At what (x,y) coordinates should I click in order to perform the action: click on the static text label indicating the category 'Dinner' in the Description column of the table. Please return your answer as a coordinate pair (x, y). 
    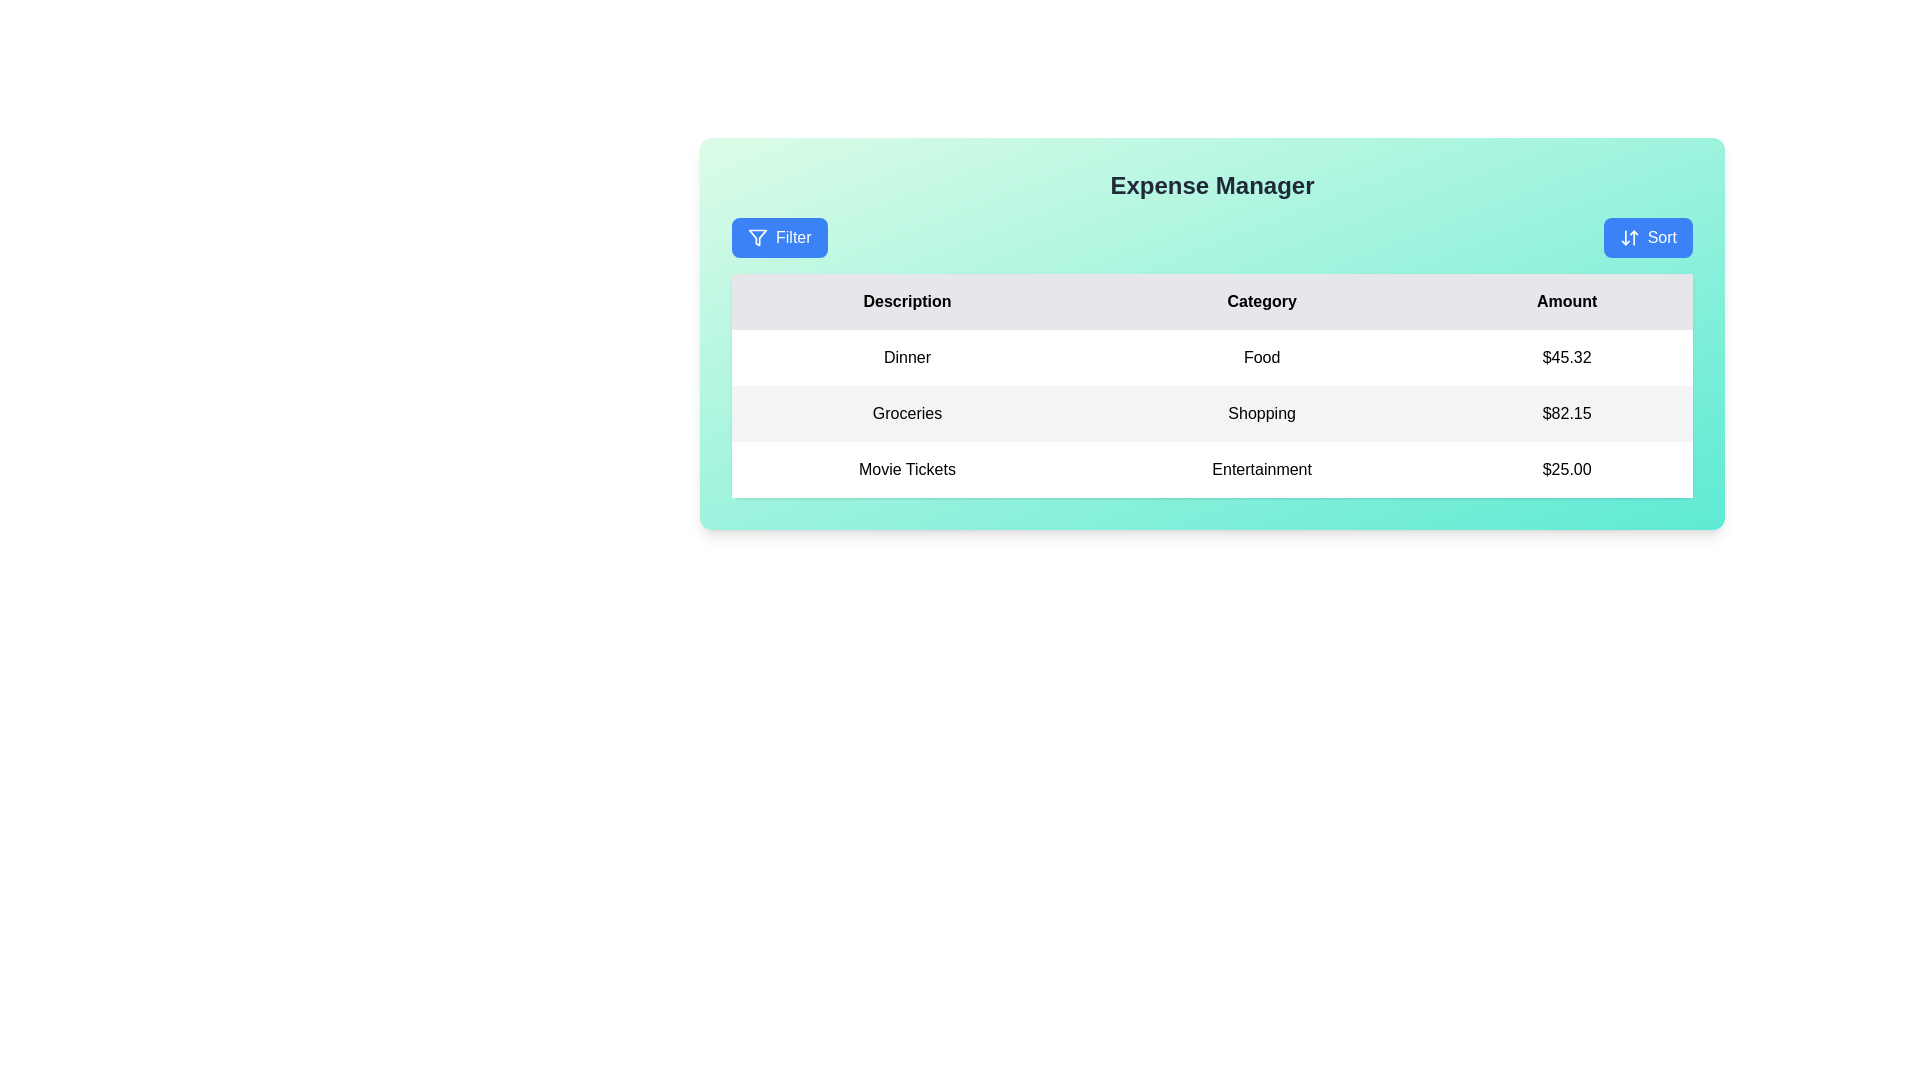
    Looking at the image, I should click on (906, 357).